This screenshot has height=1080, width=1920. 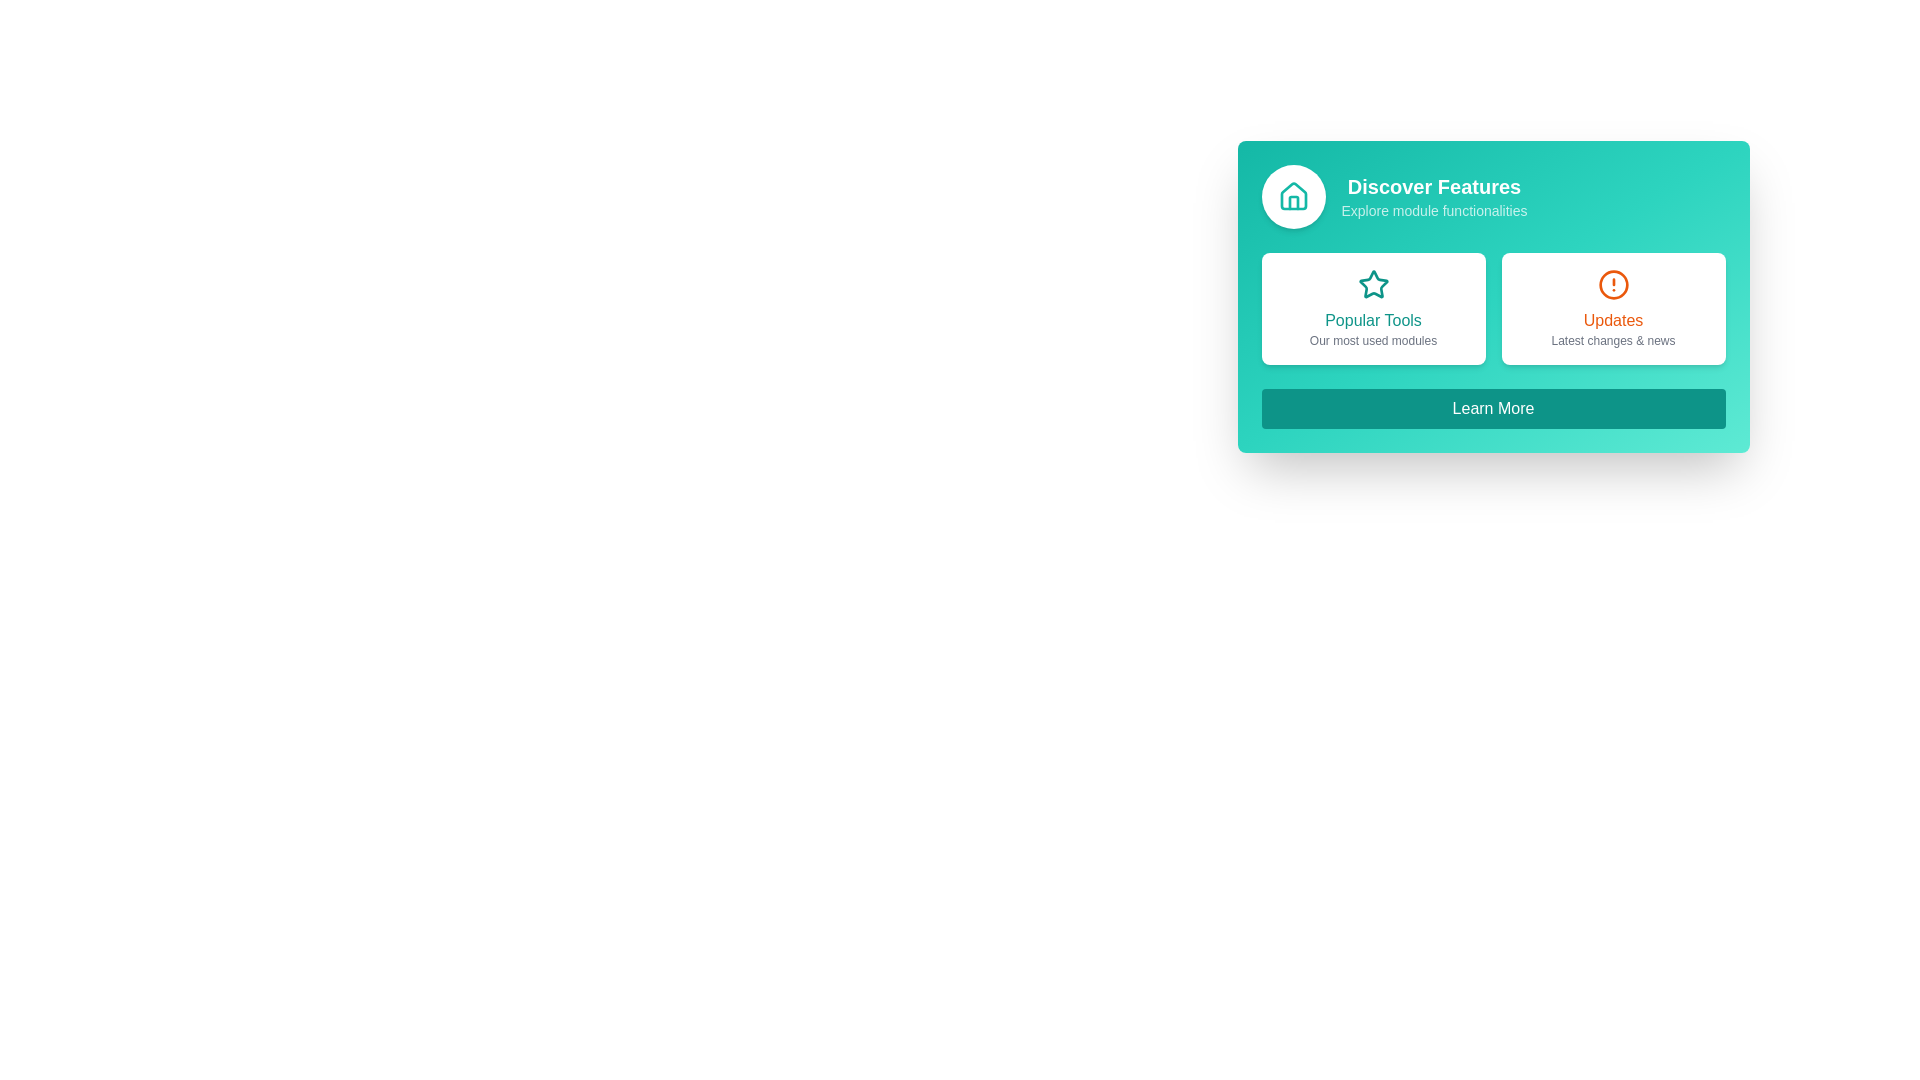 What do you see at coordinates (1293, 196) in the screenshot?
I see `the top left circular icon in the card representing the 'Discover Features' section` at bounding box center [1293, 196].